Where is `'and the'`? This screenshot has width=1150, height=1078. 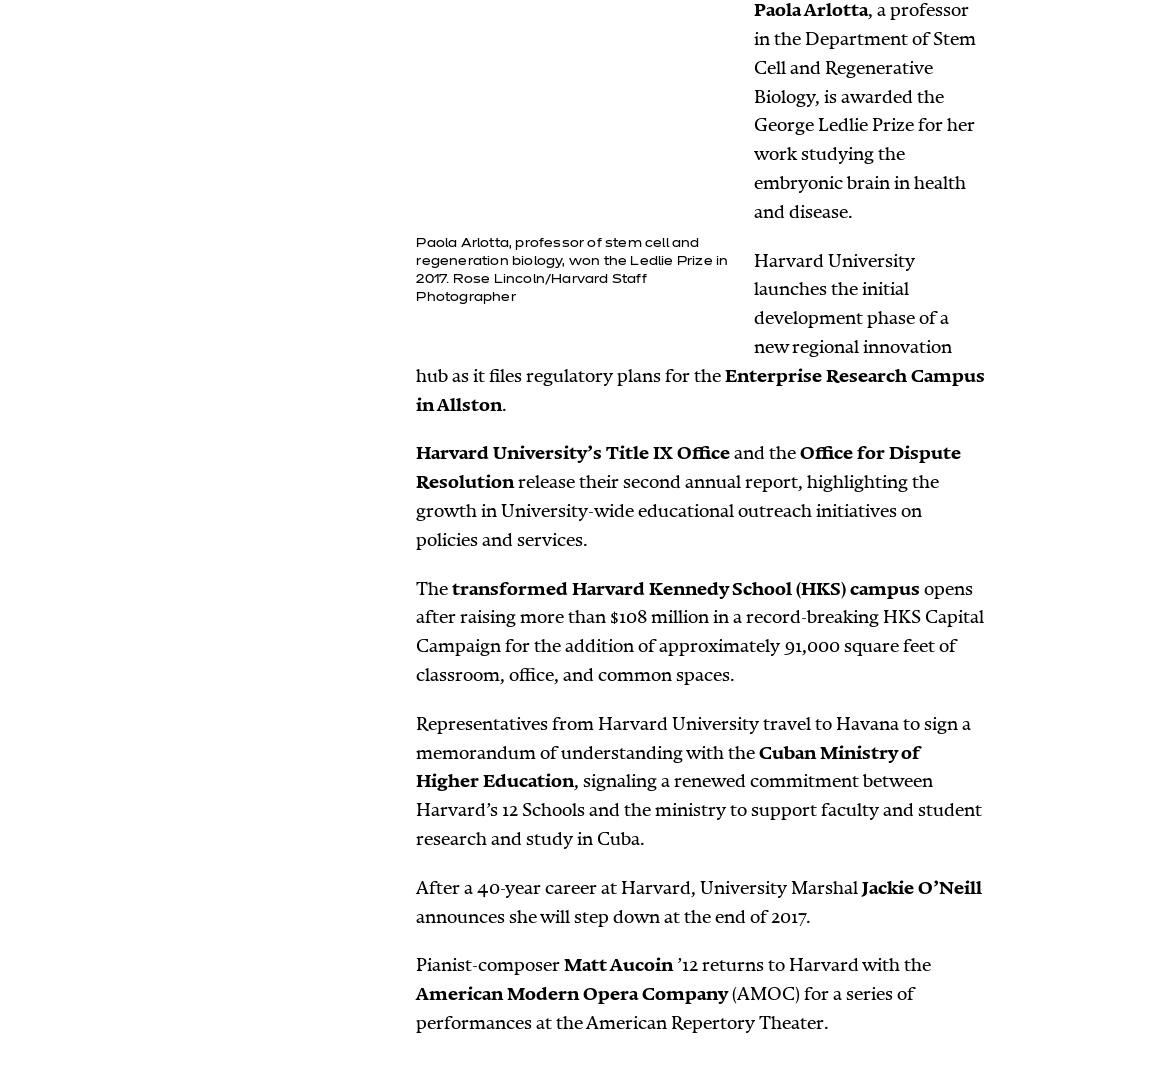
'and the' is located at coordinates (729, 452).